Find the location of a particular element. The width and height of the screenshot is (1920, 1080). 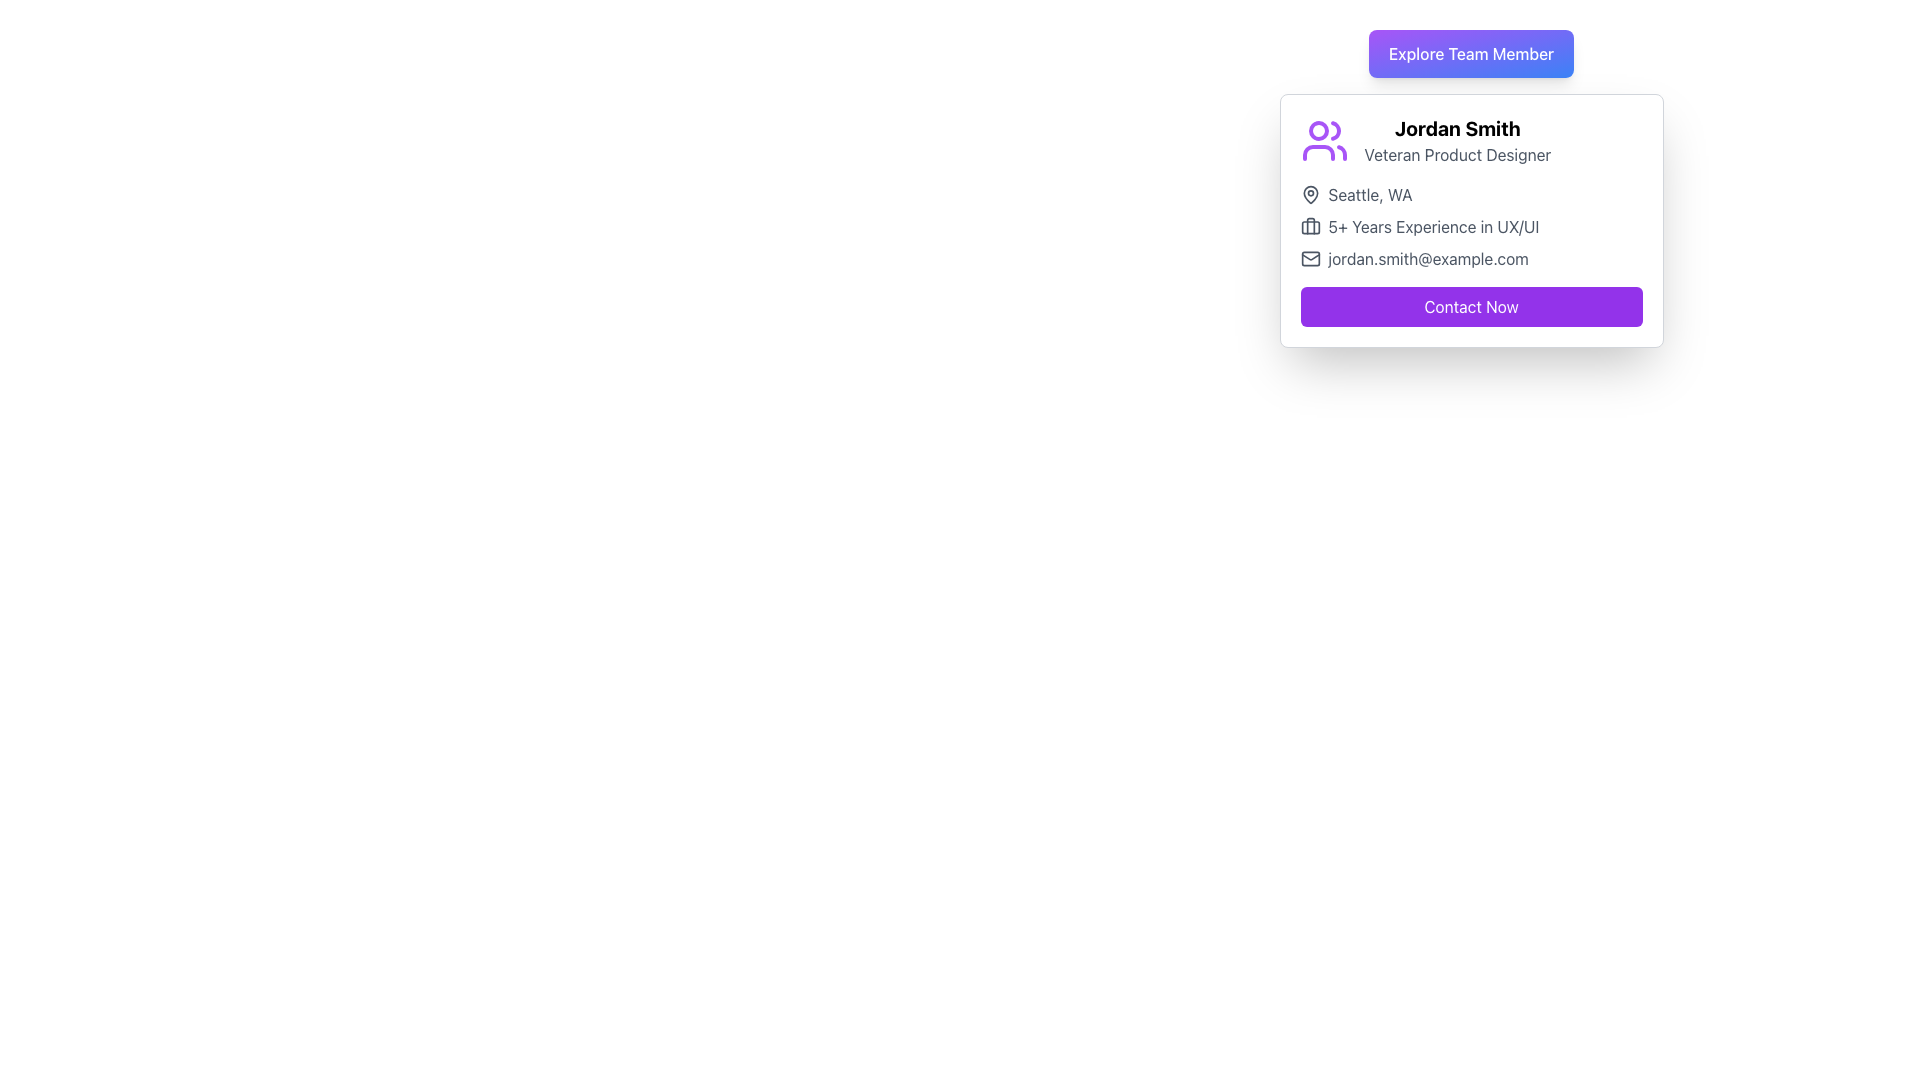

the text label displaying '5+ Years Experience in UX/UI' is located at coordinates (1471, 226).